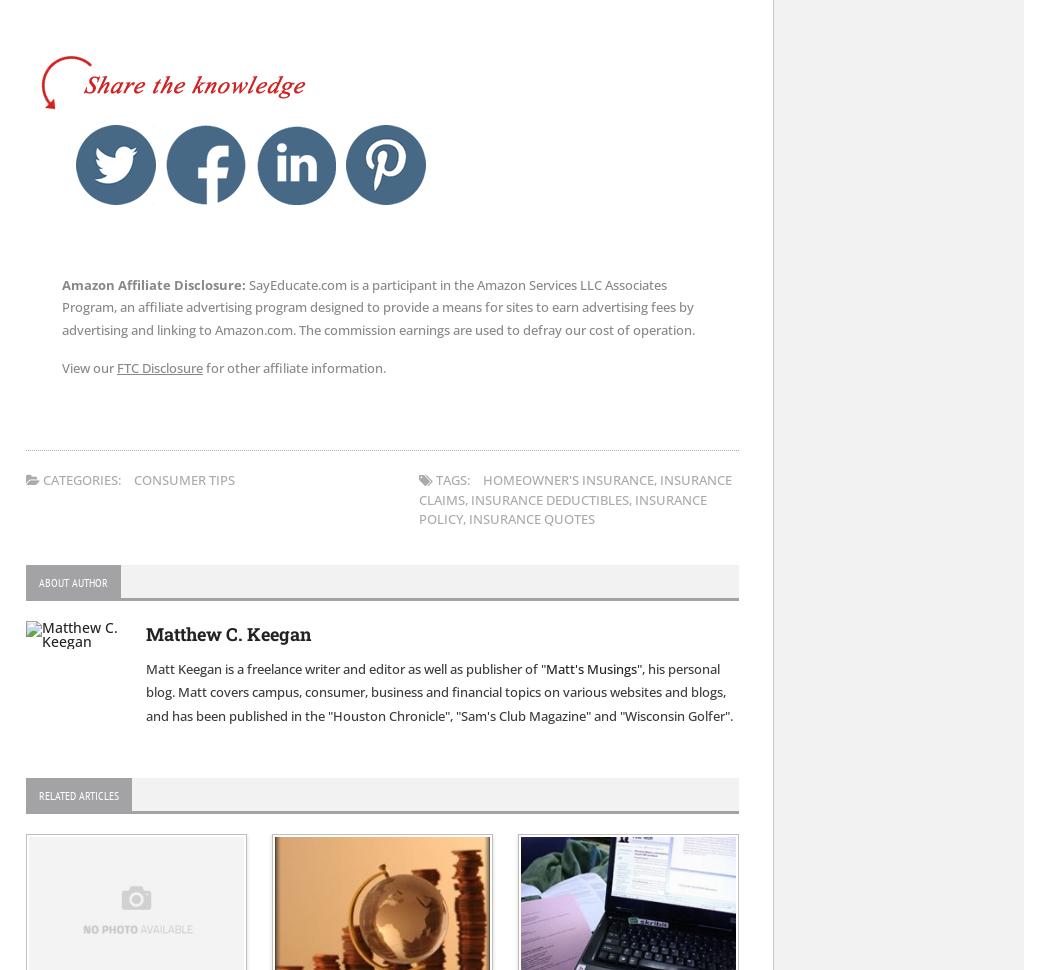  I want to click on 'facebook', so click(275, 130).